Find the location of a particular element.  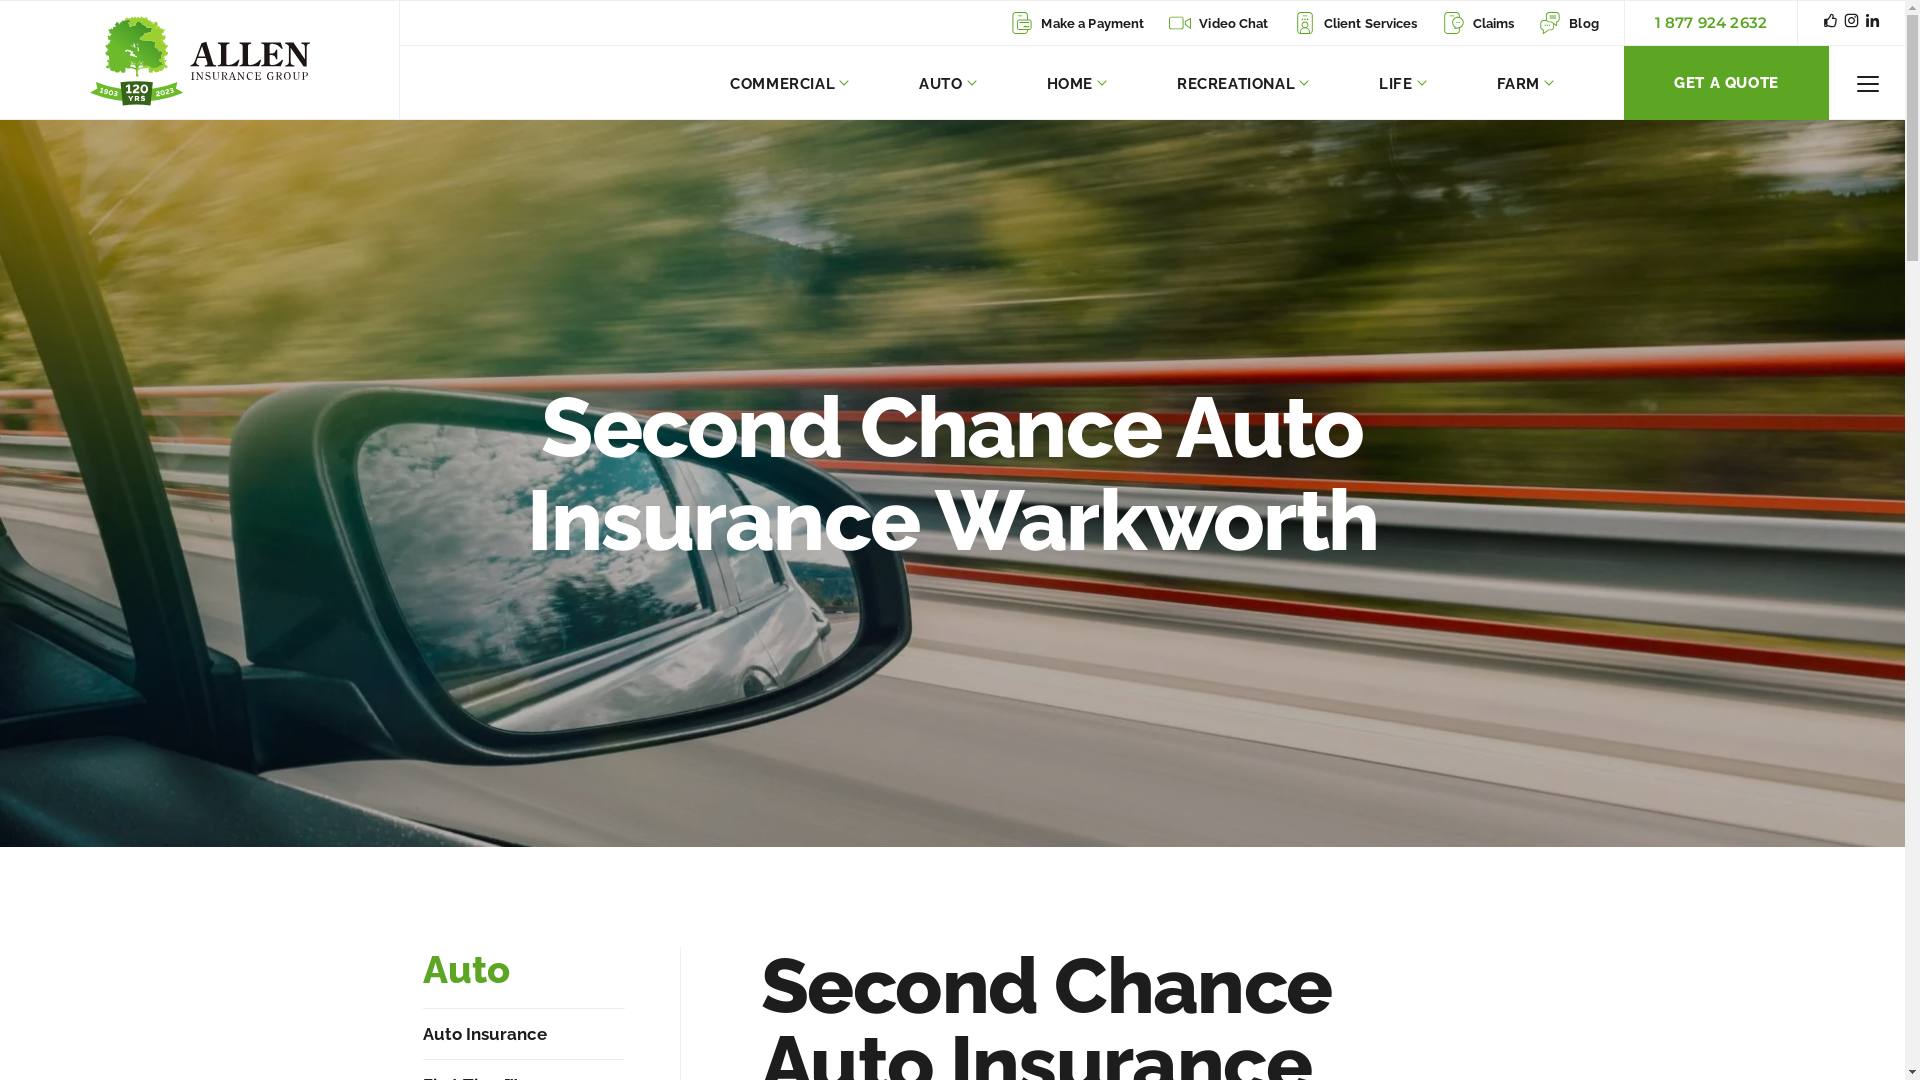

'Linkedin' is located at coordinates (1871, 22).